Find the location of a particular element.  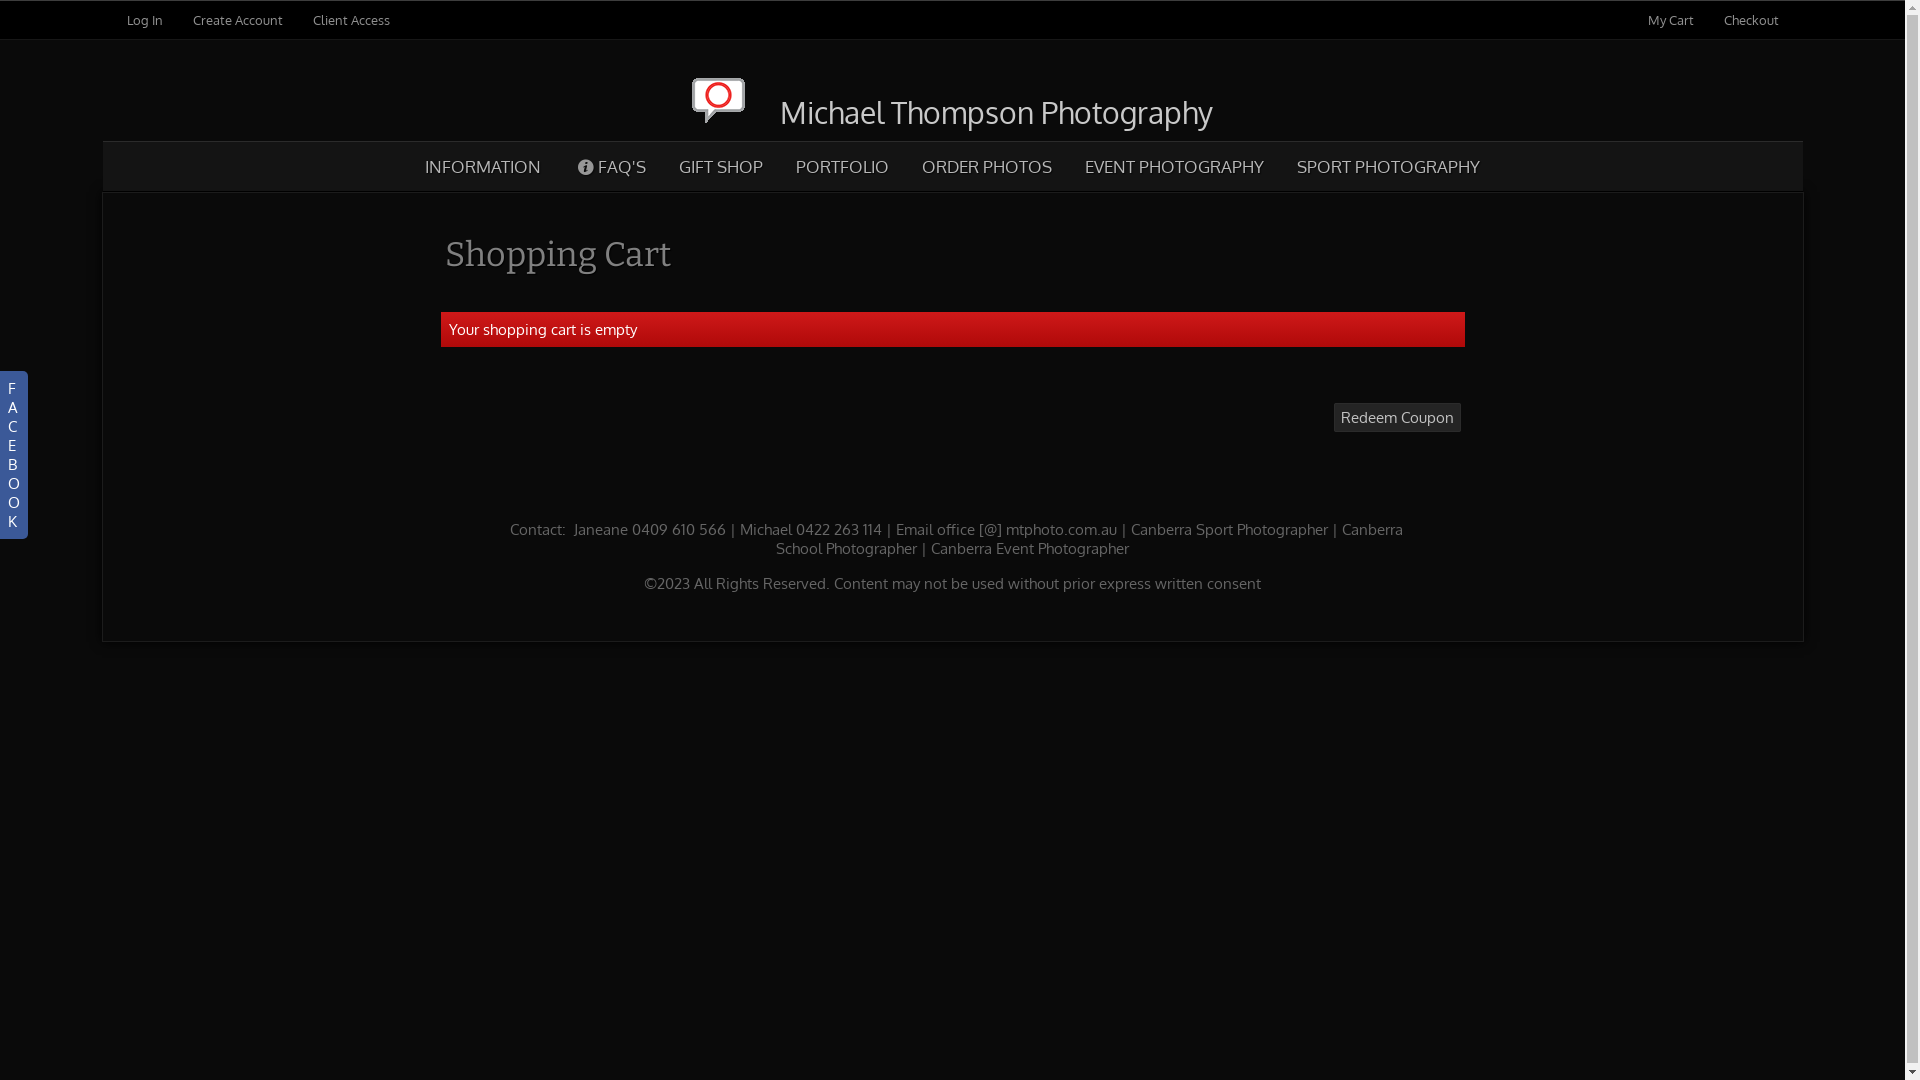

'Redeem Coupon' is located at coordinates (1334, 416).